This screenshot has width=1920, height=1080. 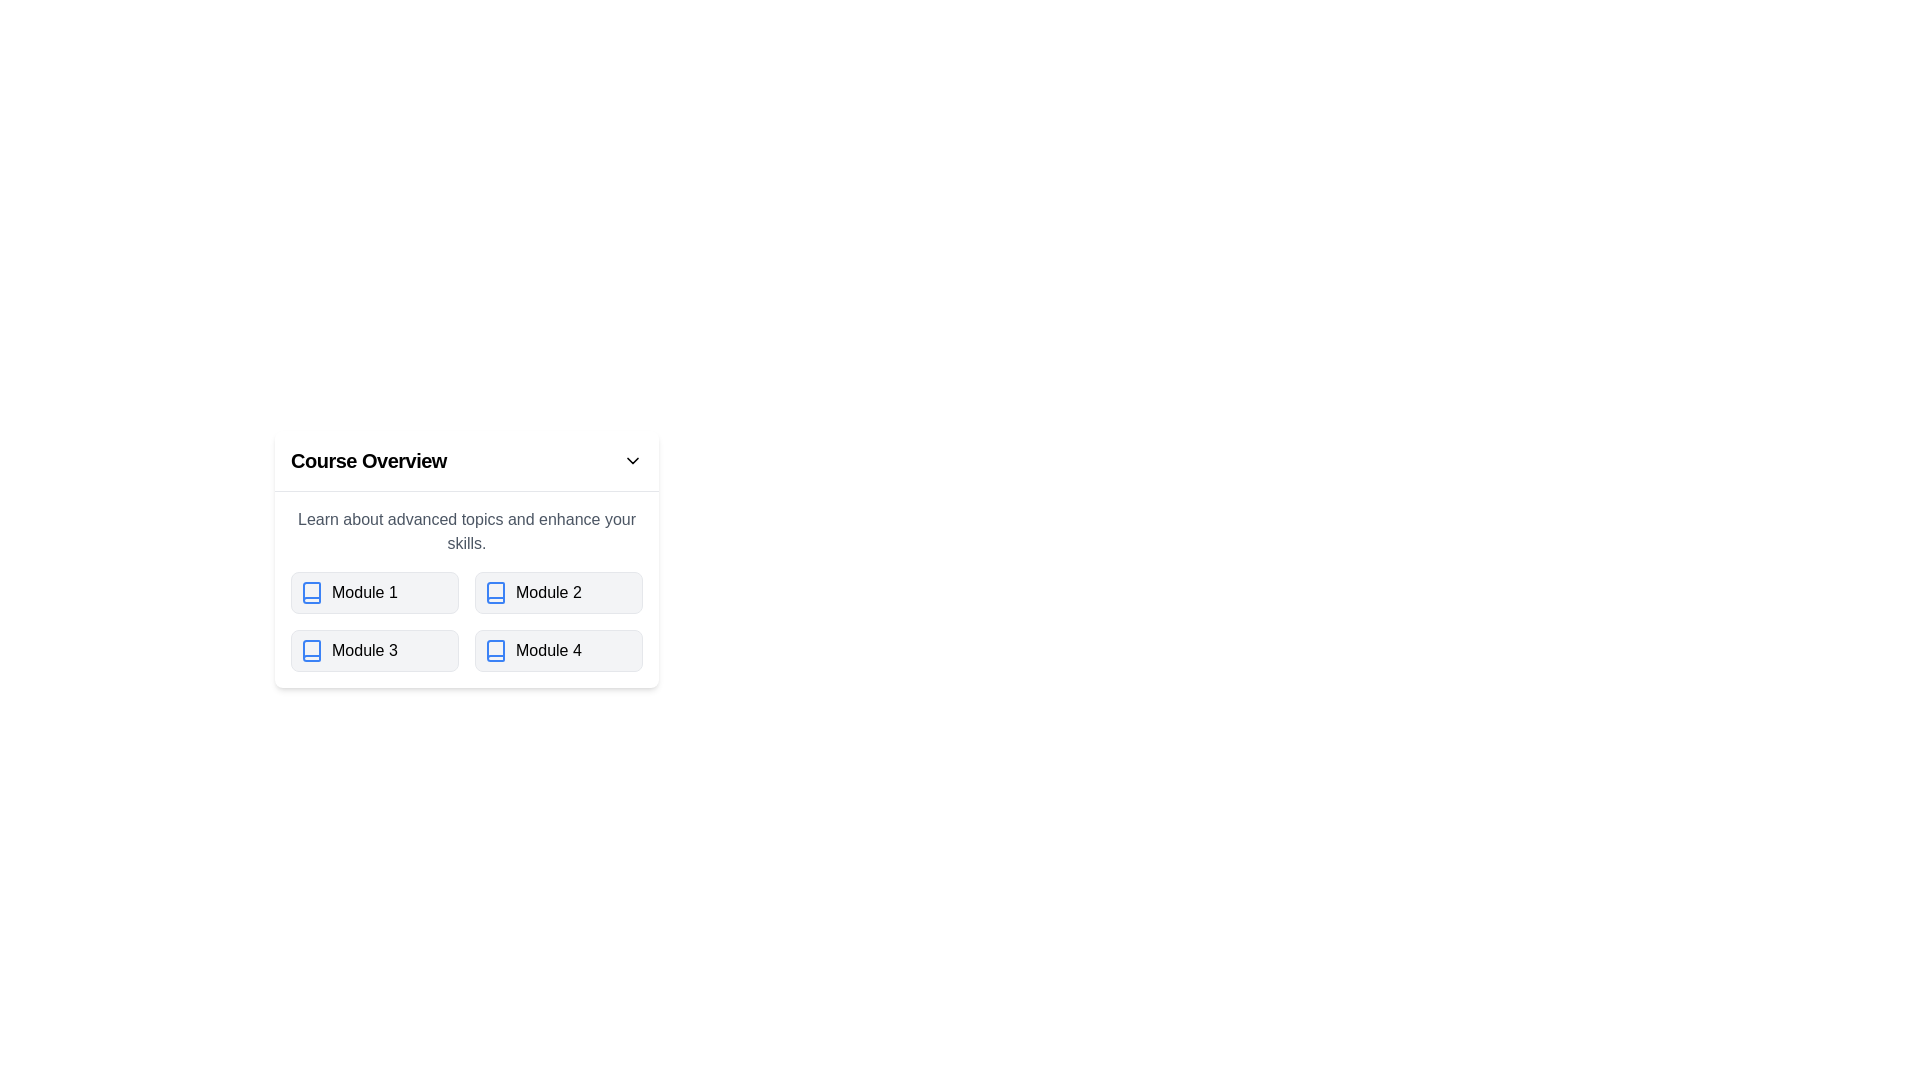 What do you see at coordinates (311, 592) in the screenshot?
I see `the book icon within the 'Module 1' button, which is styled with a blue outline and located in the top-left corner of the course module grid` at bounding box center [311, 592].